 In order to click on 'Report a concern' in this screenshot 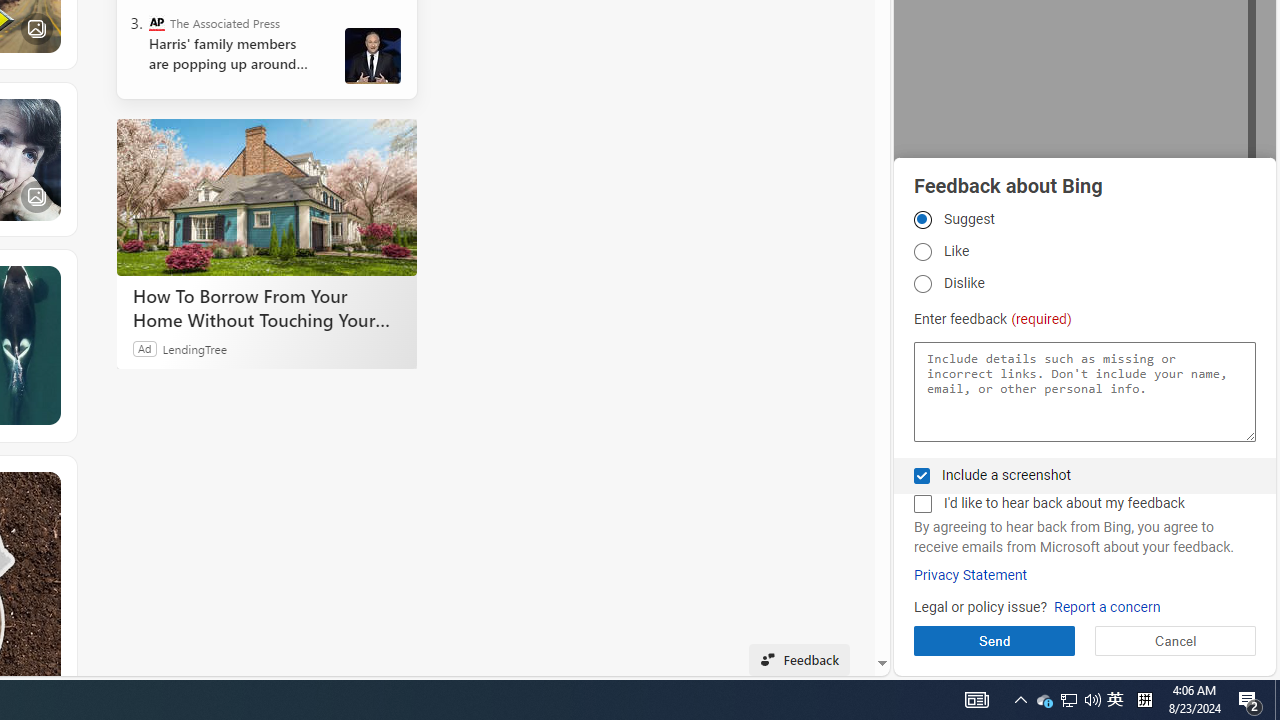, I will do `click(1106, 606)`.